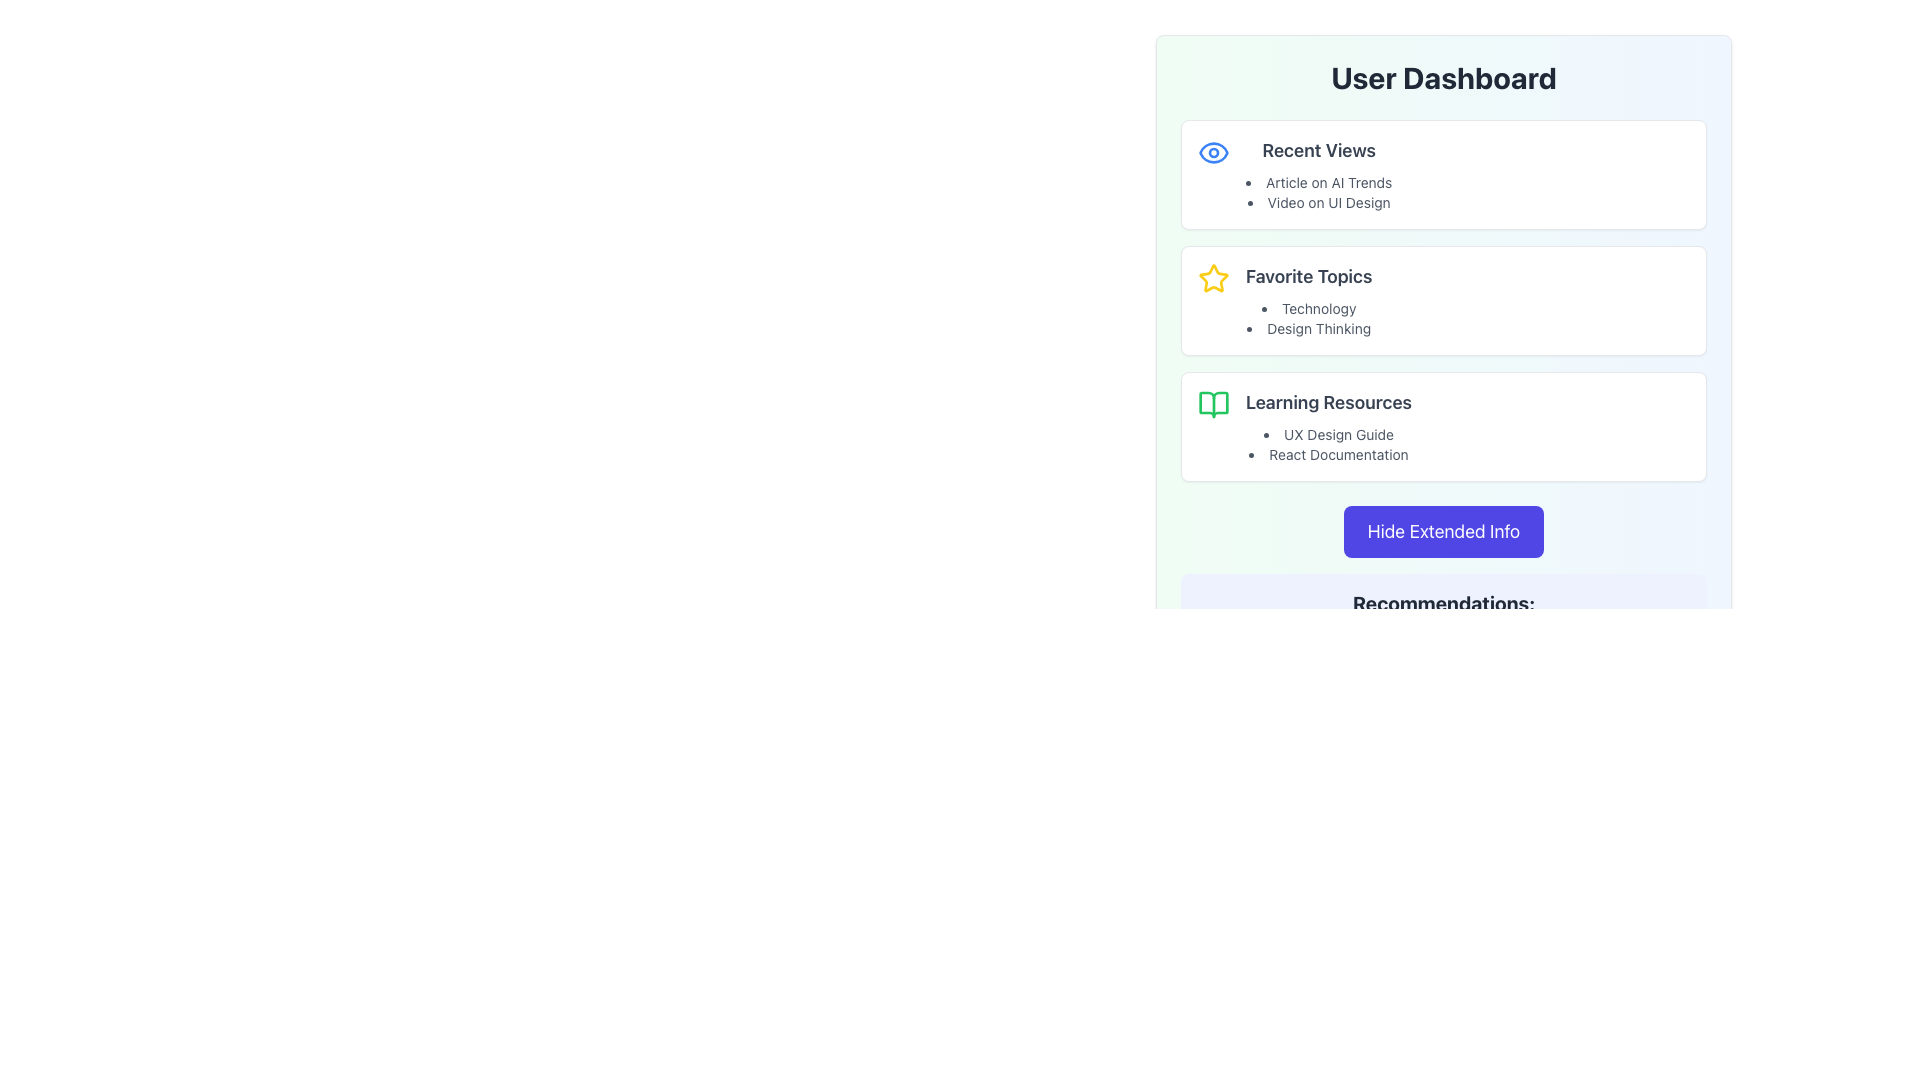 This screenshot has height=1080, width=1920. Describe the element at coordinates (1213, 152) in the screenshot. I see `the 'Recent Views' section icon located to the left of the title text` at that location.